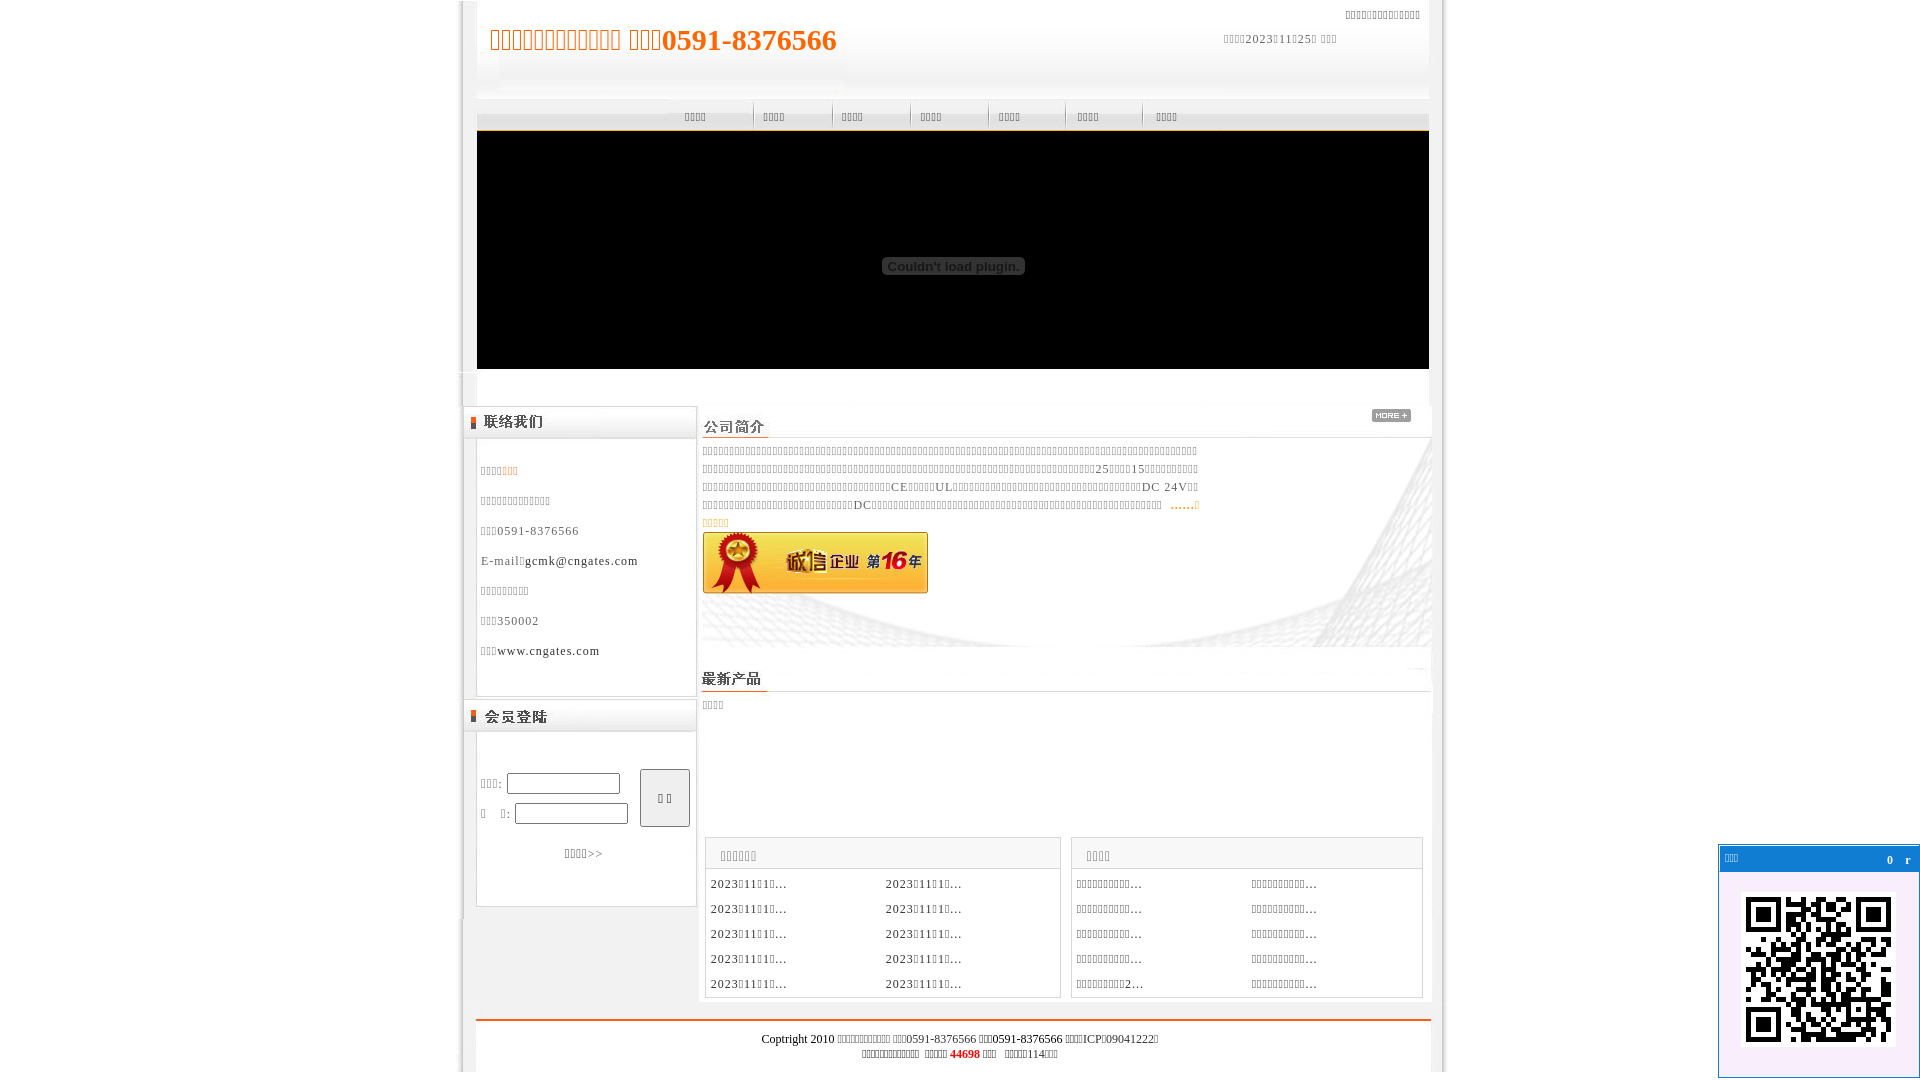 This screenshot has height=1080, width=1920. What do you see at coordinates (1889, 859) in the screenshot?
I see `'0'` at bounding box center [1889, 859].